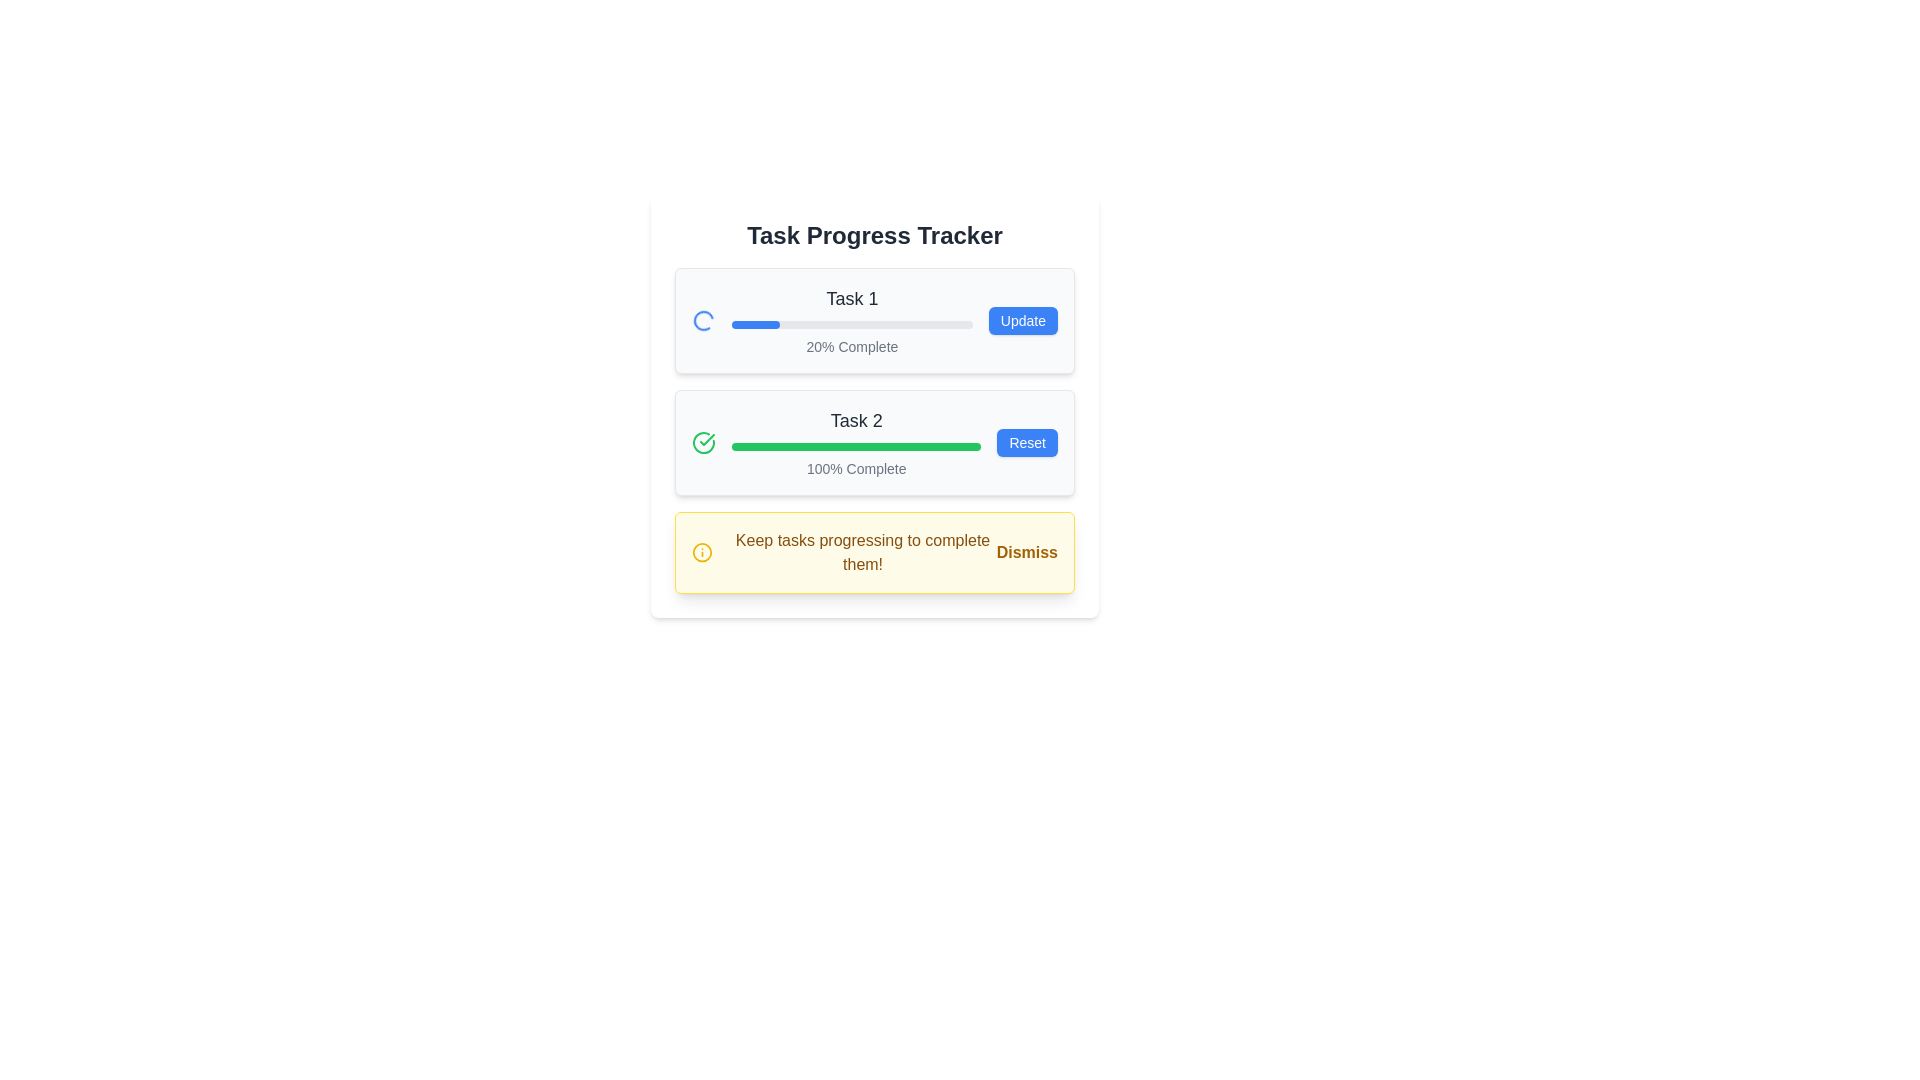 This screenshot has width=1920, height=1080. I want to click on the dismiss button located in the bottom-right corner of the yellow-alert styled banner, so click(1027, 552).